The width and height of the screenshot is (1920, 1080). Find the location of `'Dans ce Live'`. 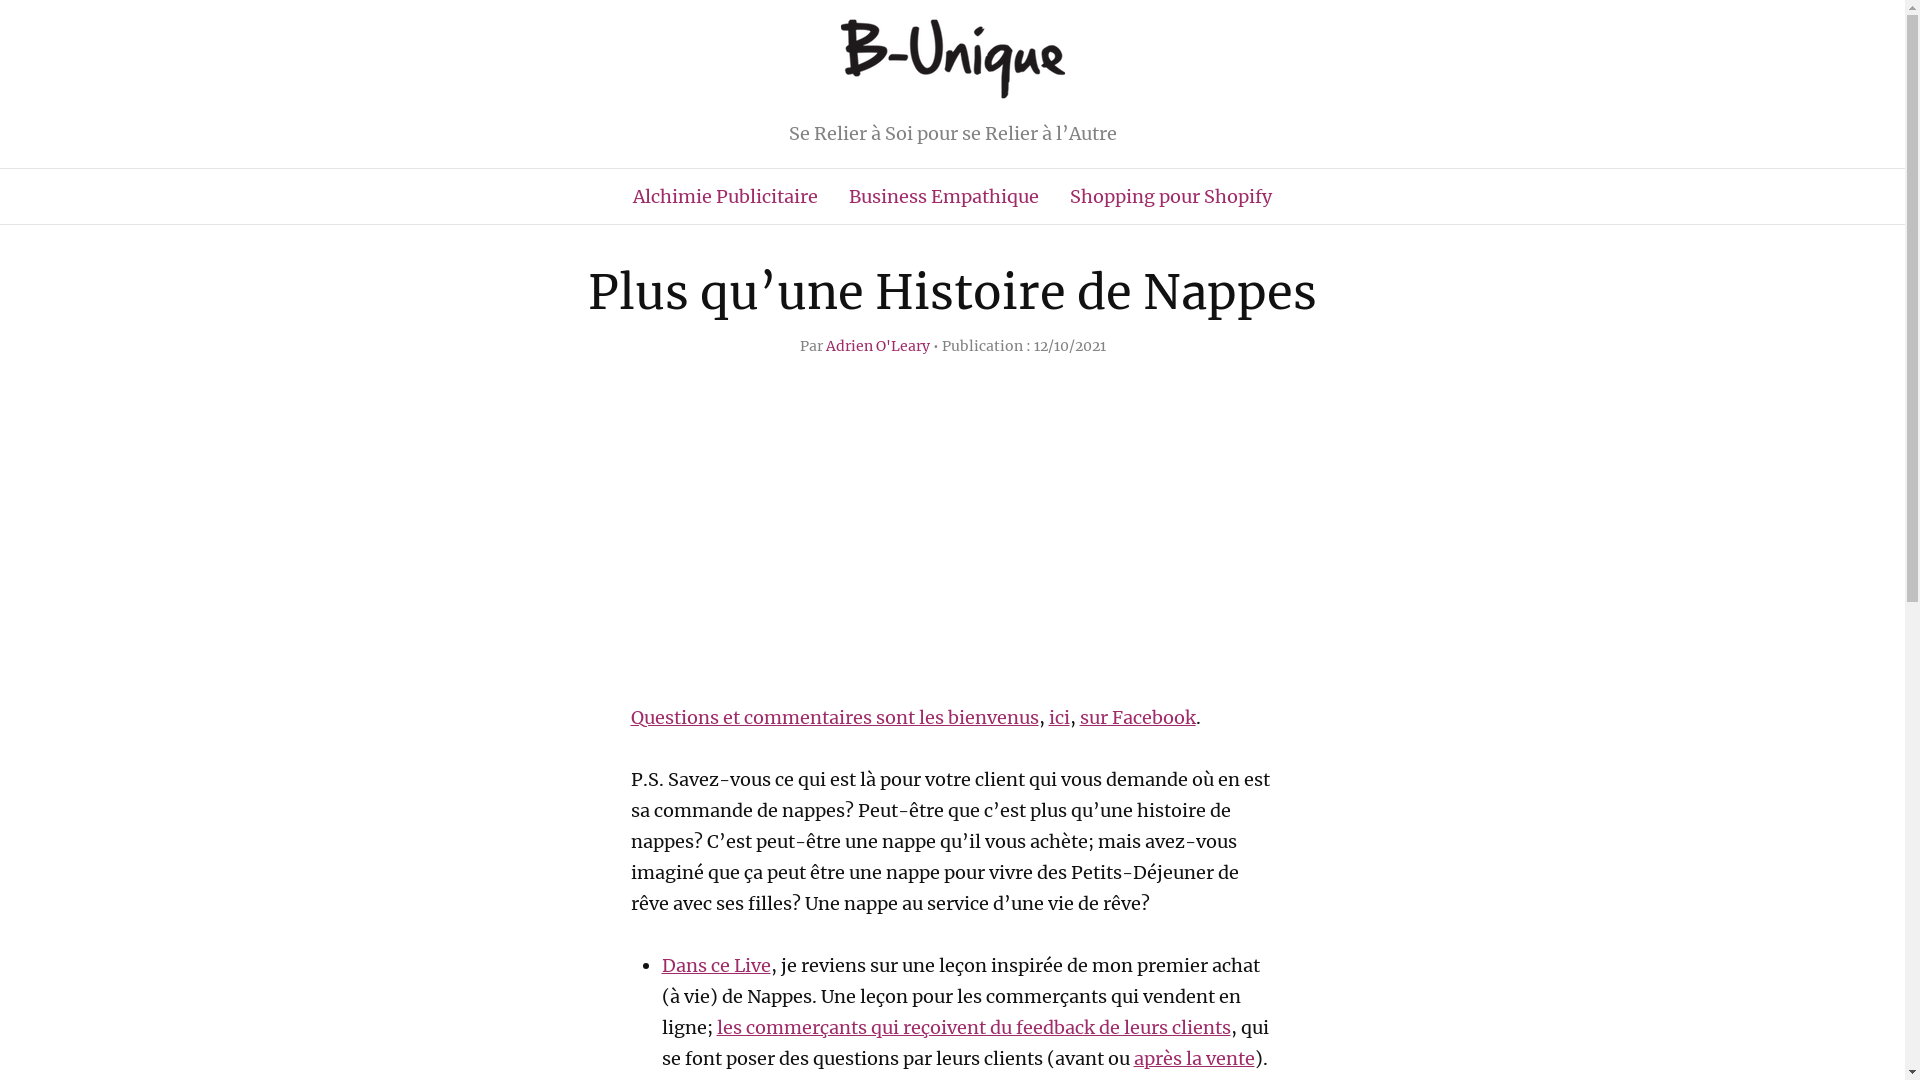

'Dans ce Live' is located at coordinates (716, 964).